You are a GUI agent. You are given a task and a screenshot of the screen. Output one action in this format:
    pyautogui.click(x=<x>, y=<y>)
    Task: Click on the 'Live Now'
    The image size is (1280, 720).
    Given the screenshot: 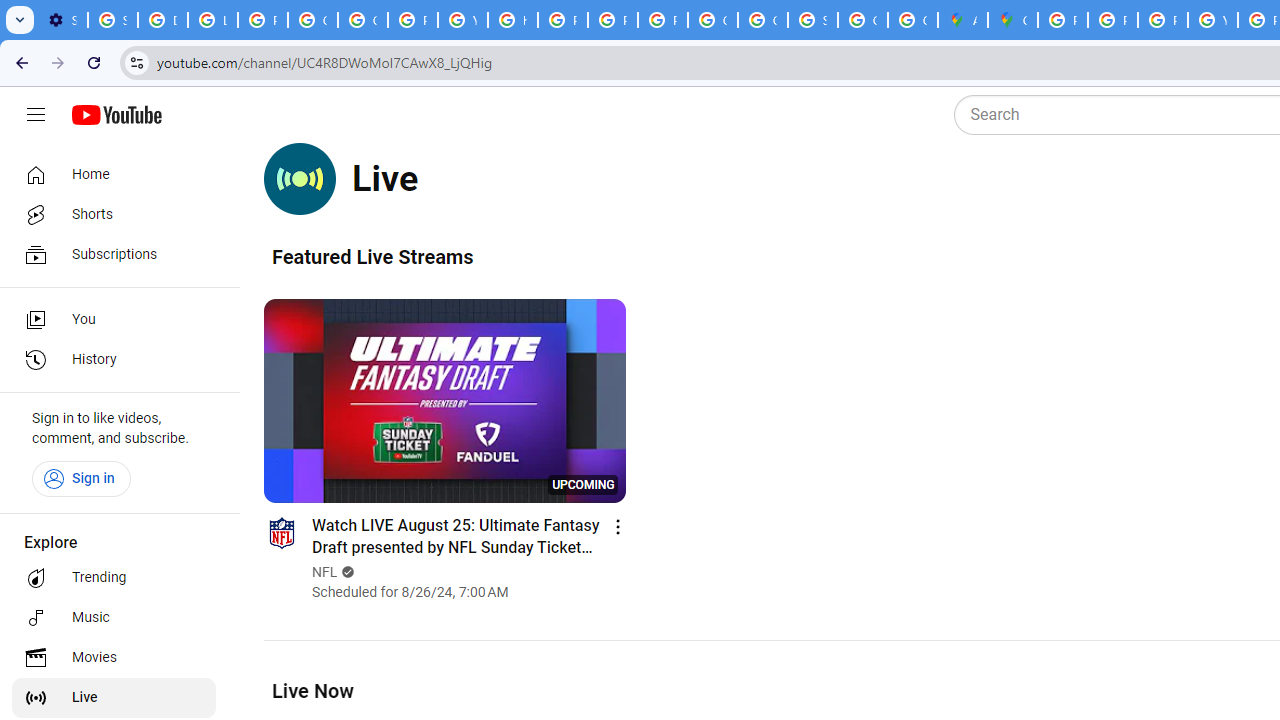 What is the action you would take?
    pyautogui.click(x=311, y=689)
    